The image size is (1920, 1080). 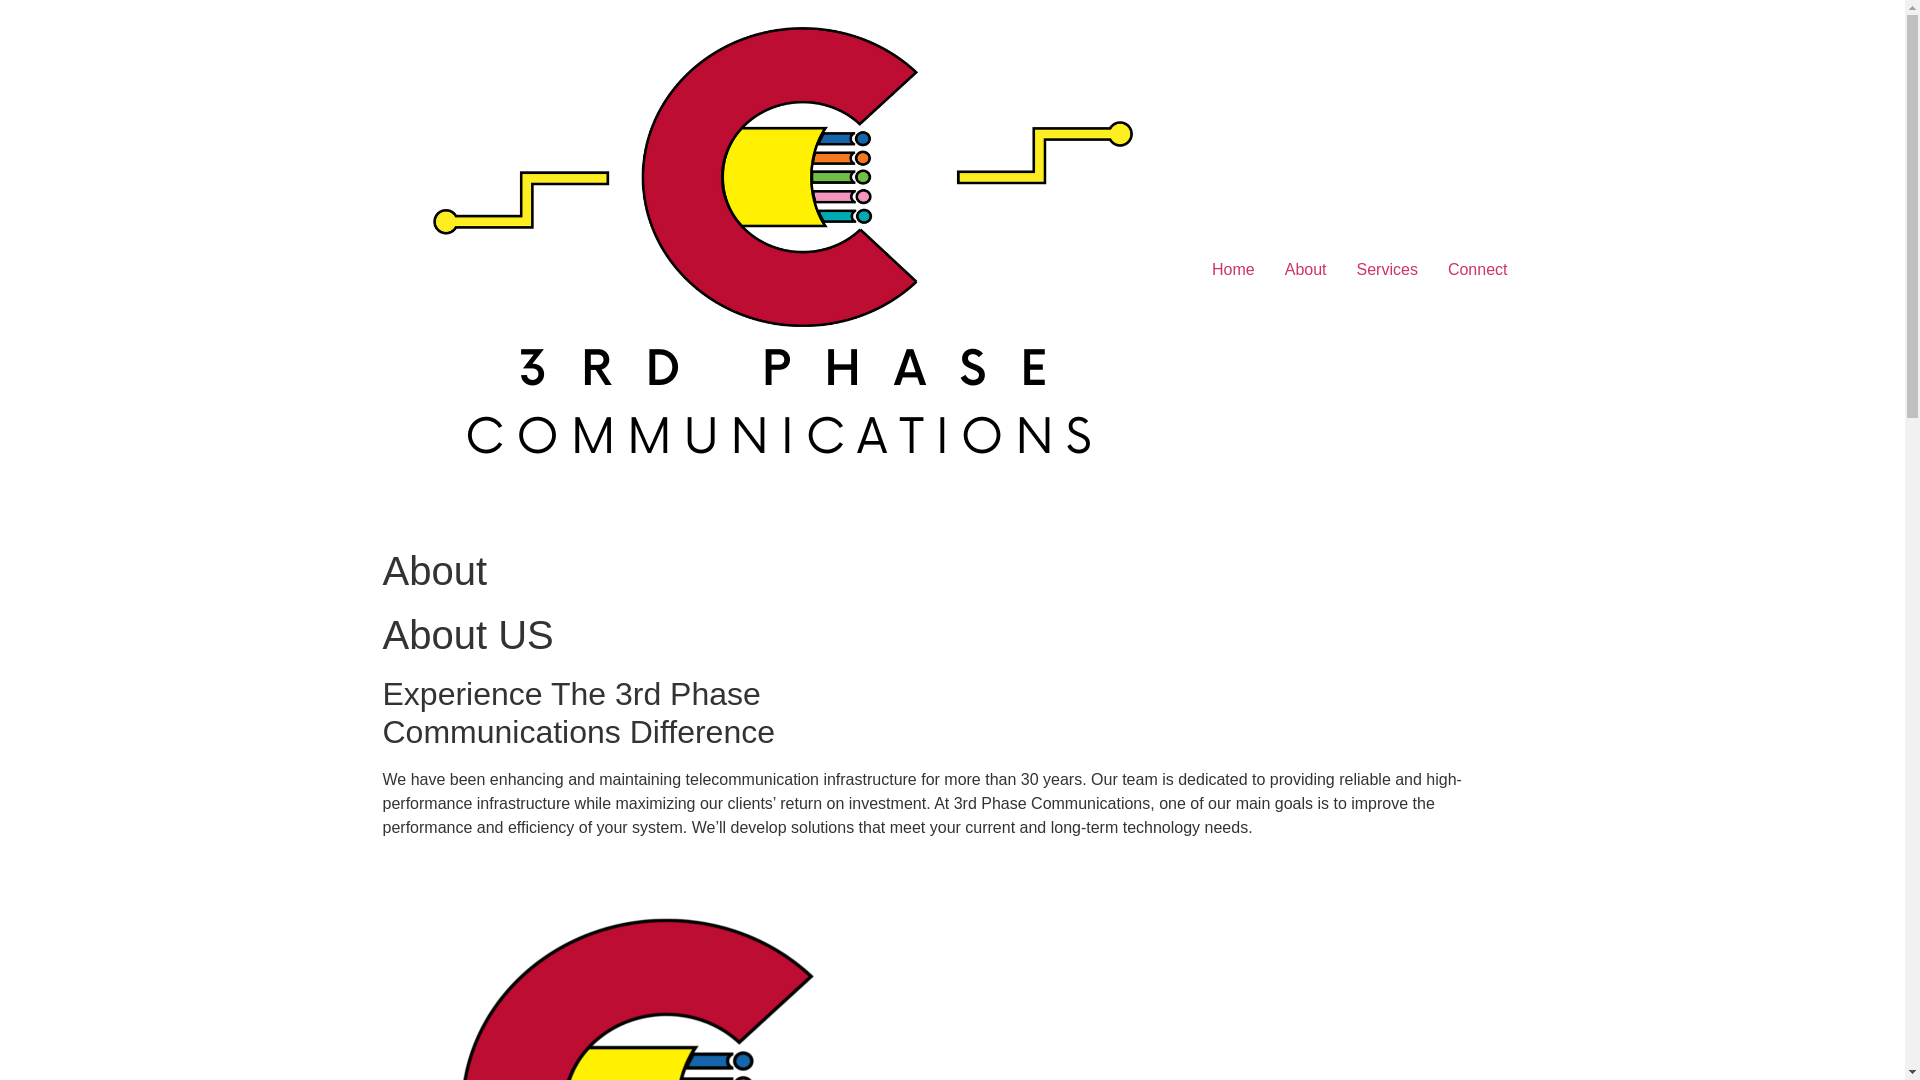 What do you see at coordinates (1269, 270) in the screenshot?
I see `'About'` at bounding box center [1269, 270].